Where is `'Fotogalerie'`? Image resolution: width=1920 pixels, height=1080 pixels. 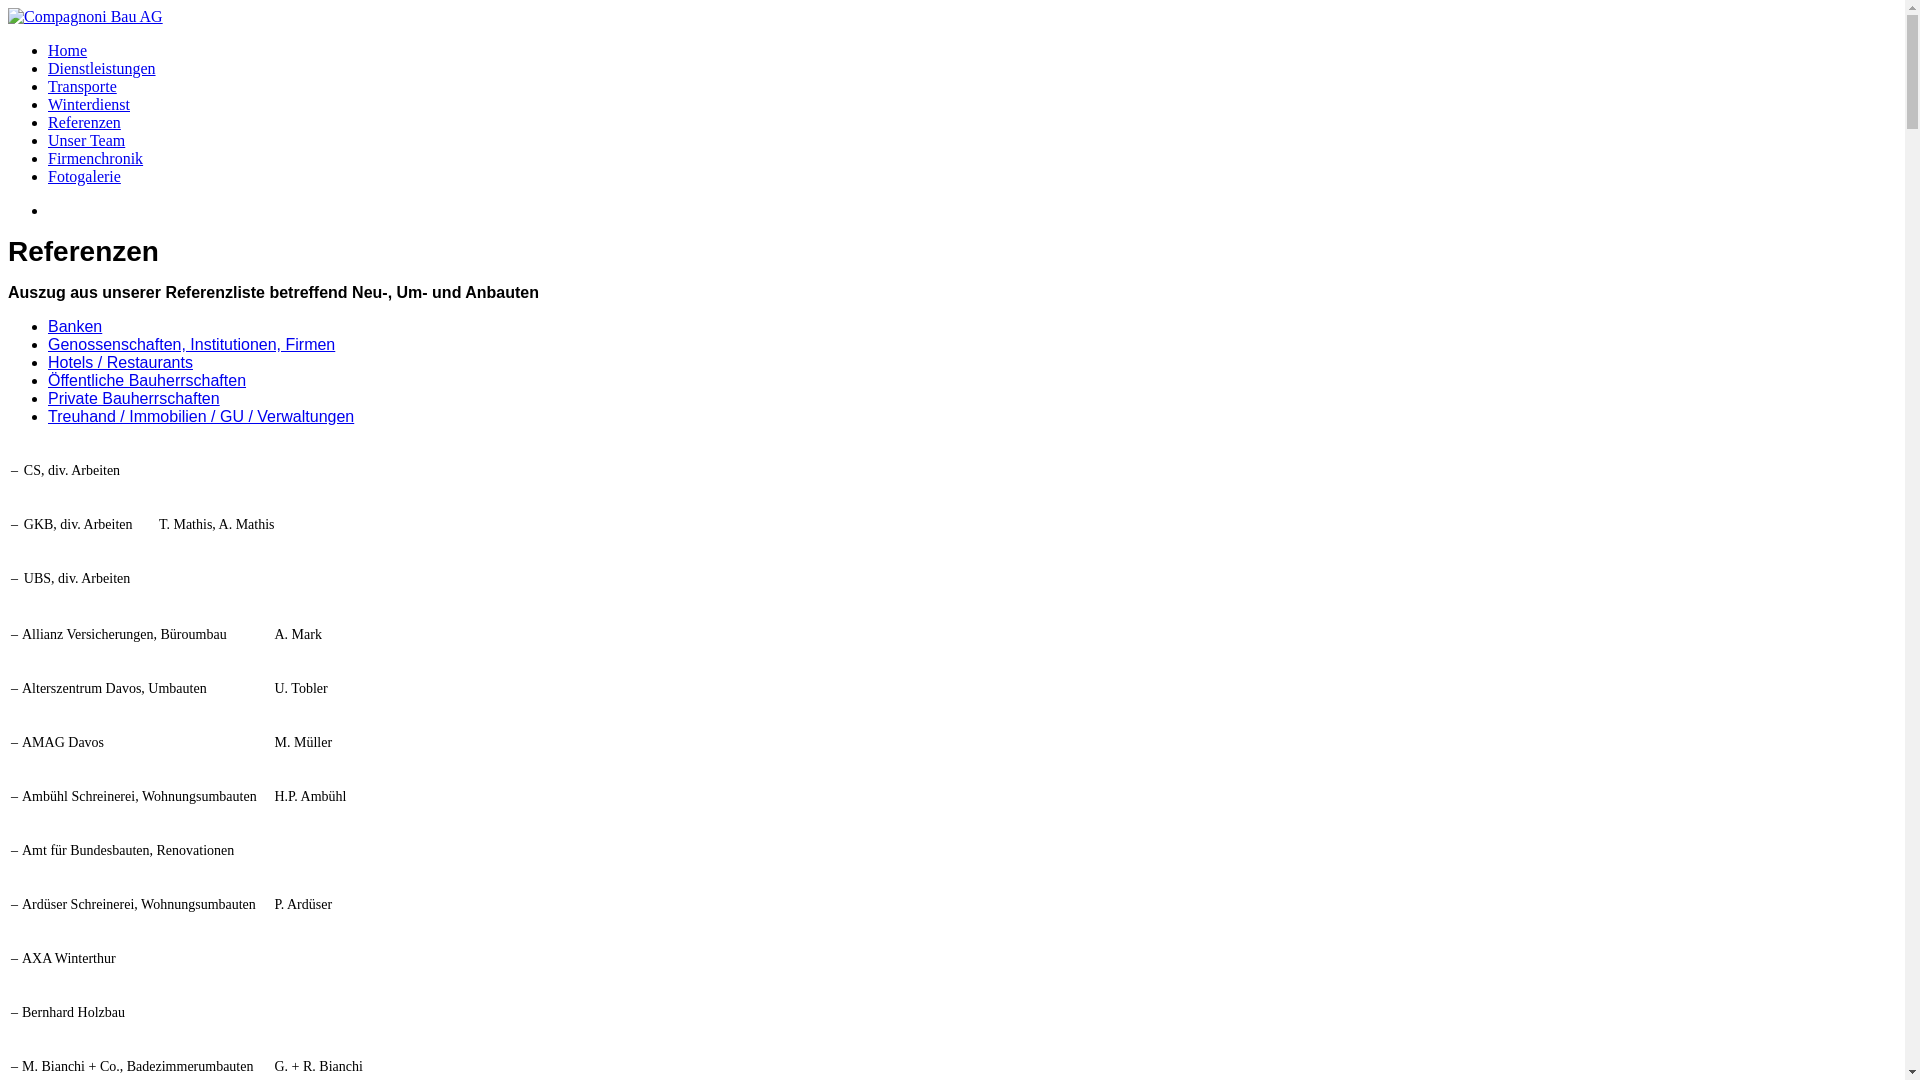
'Fotogalerie' is located at coordinates (48, 175).